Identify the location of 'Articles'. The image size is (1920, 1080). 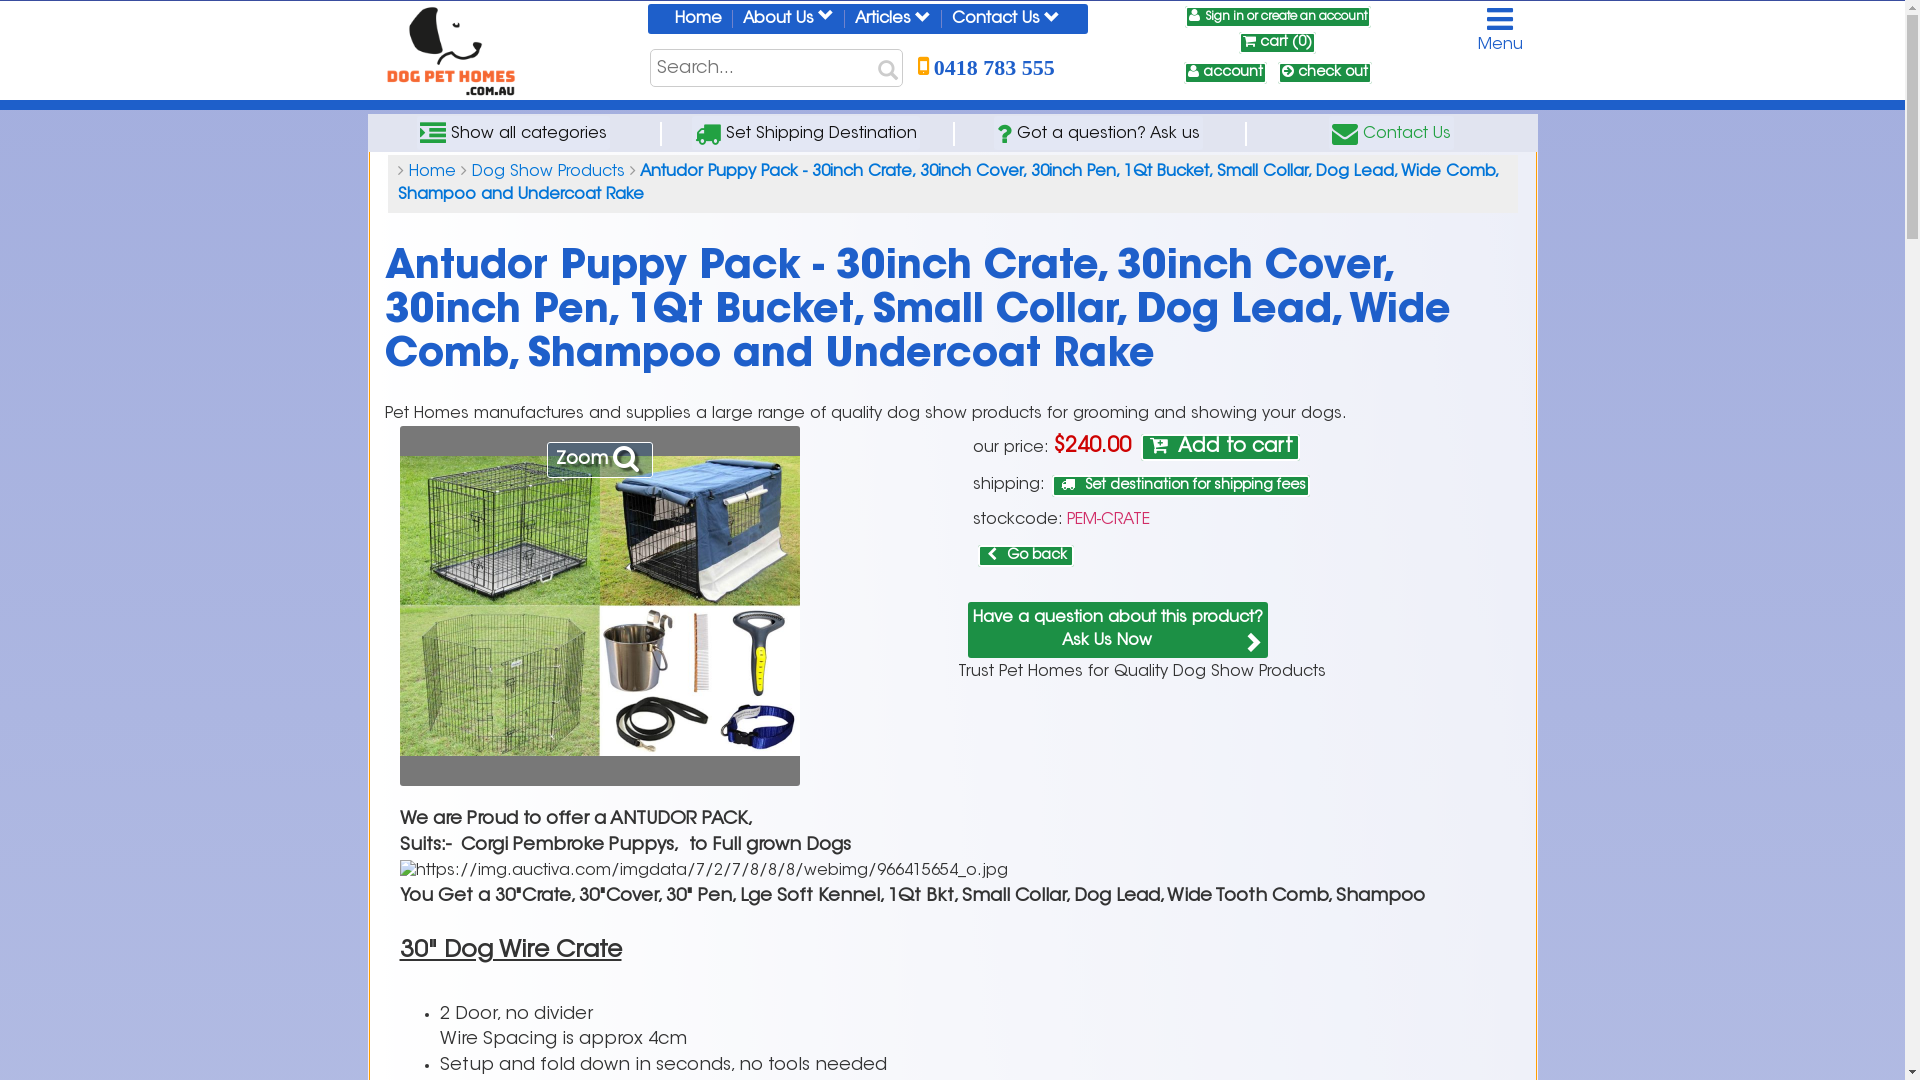
(891, 19).